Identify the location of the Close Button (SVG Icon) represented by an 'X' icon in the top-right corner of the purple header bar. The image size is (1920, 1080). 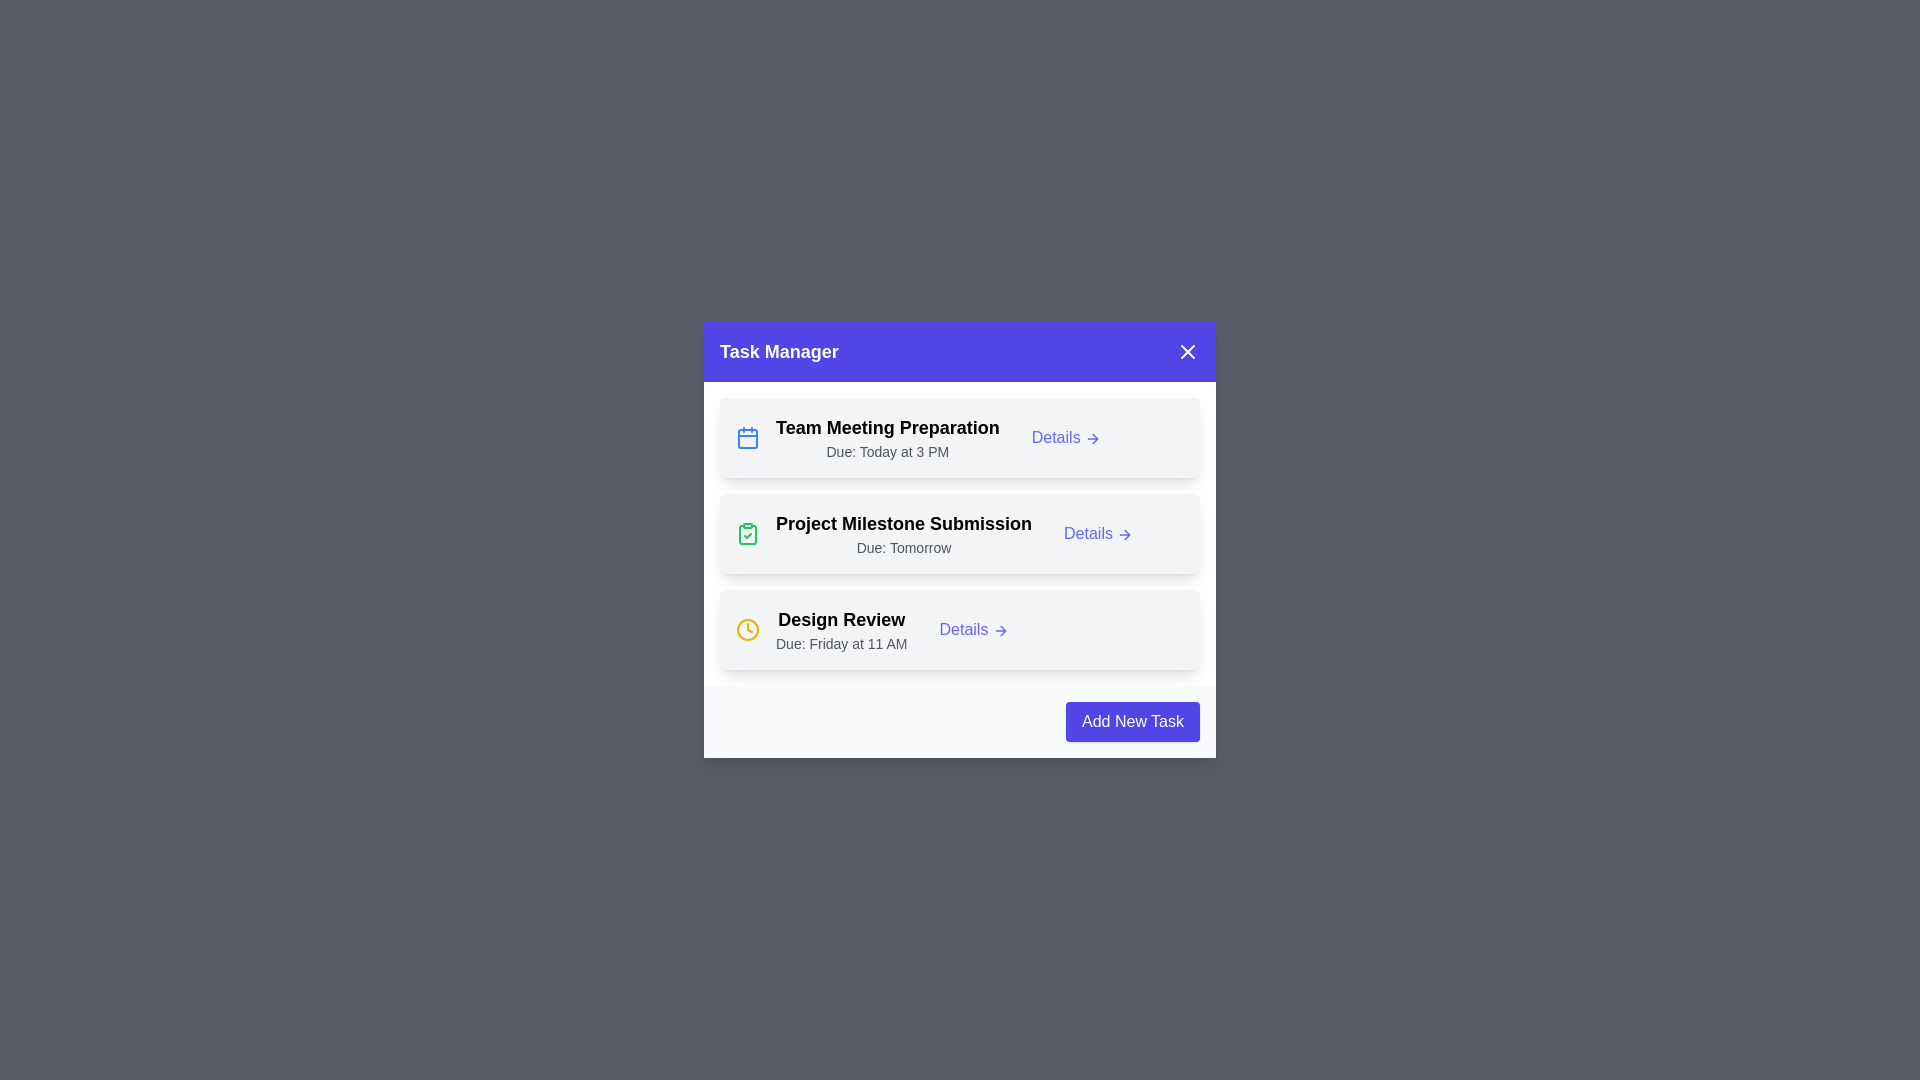
(1188, 350).